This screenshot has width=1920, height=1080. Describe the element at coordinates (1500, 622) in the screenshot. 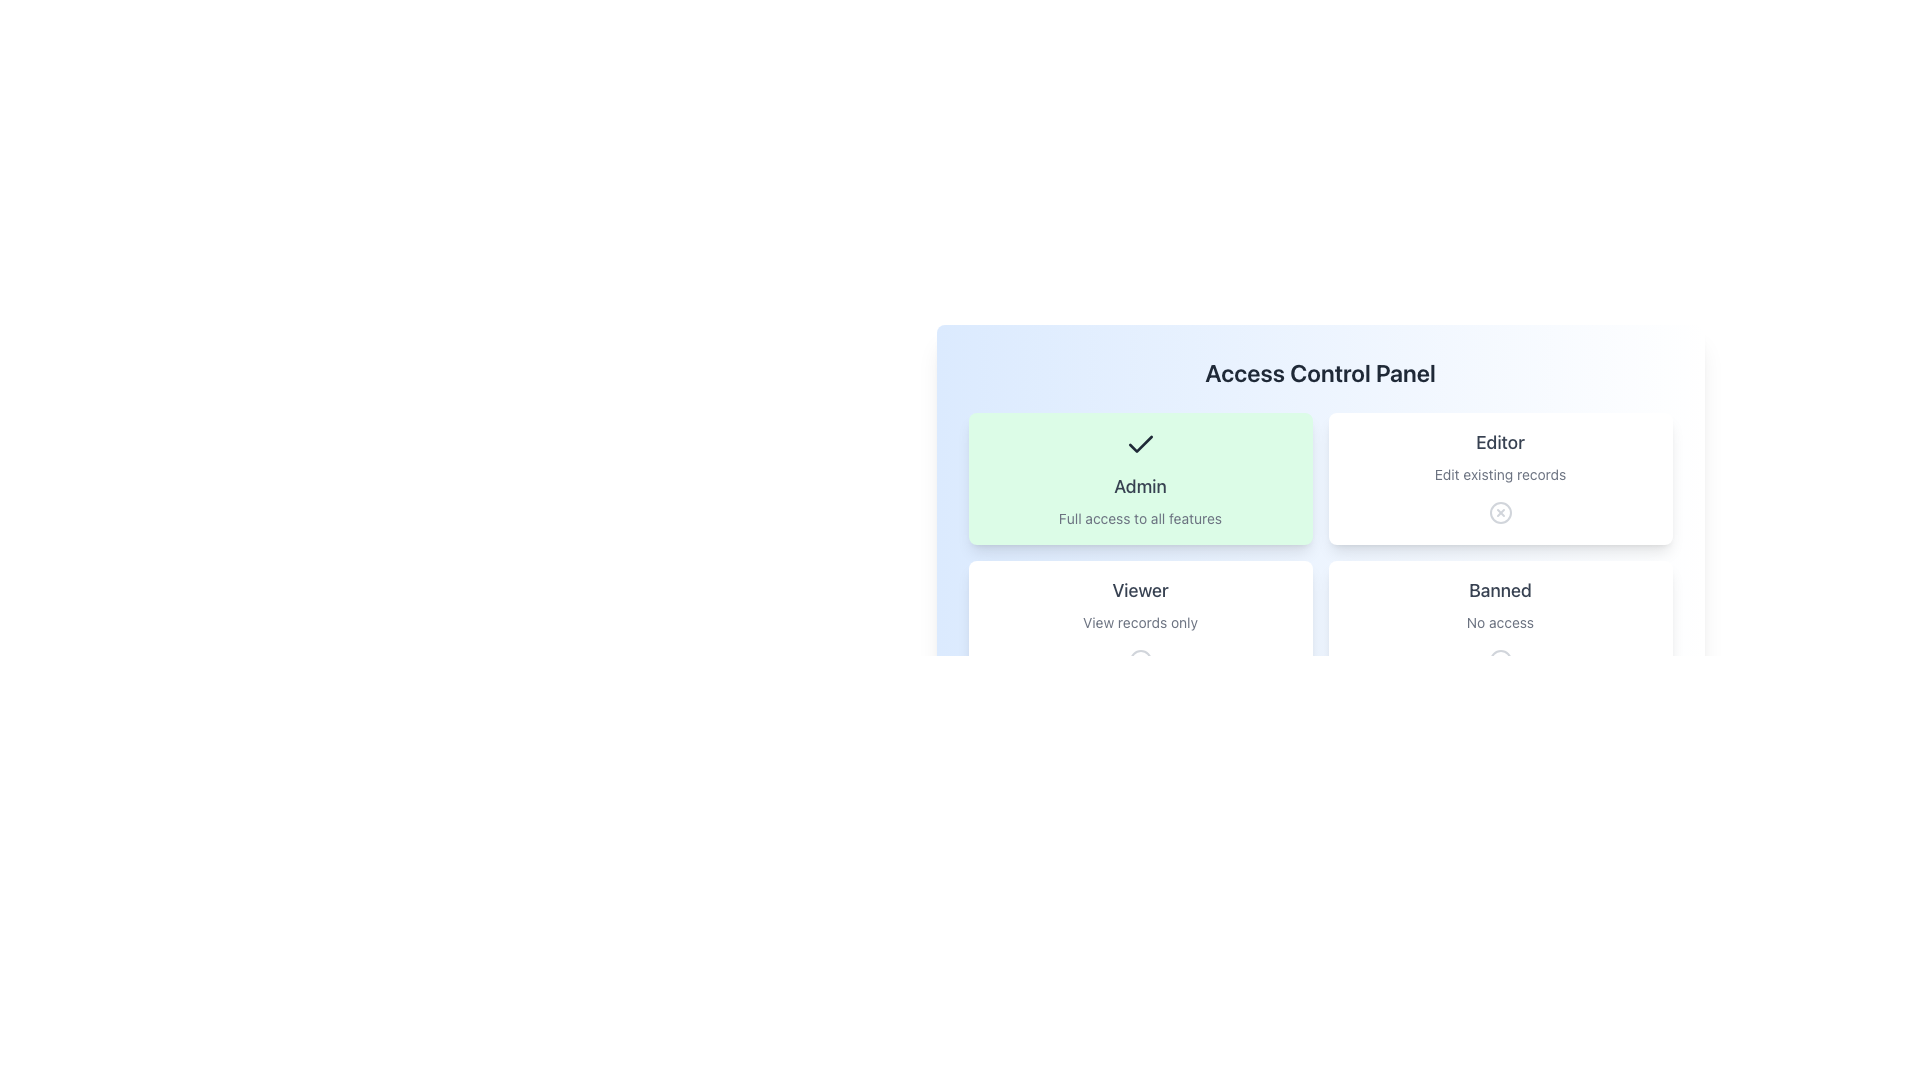

I see `the text label that displays 'No access', located in the bottom-right corner of the 'Banned' card within a 2x2 grid layout` at that location.